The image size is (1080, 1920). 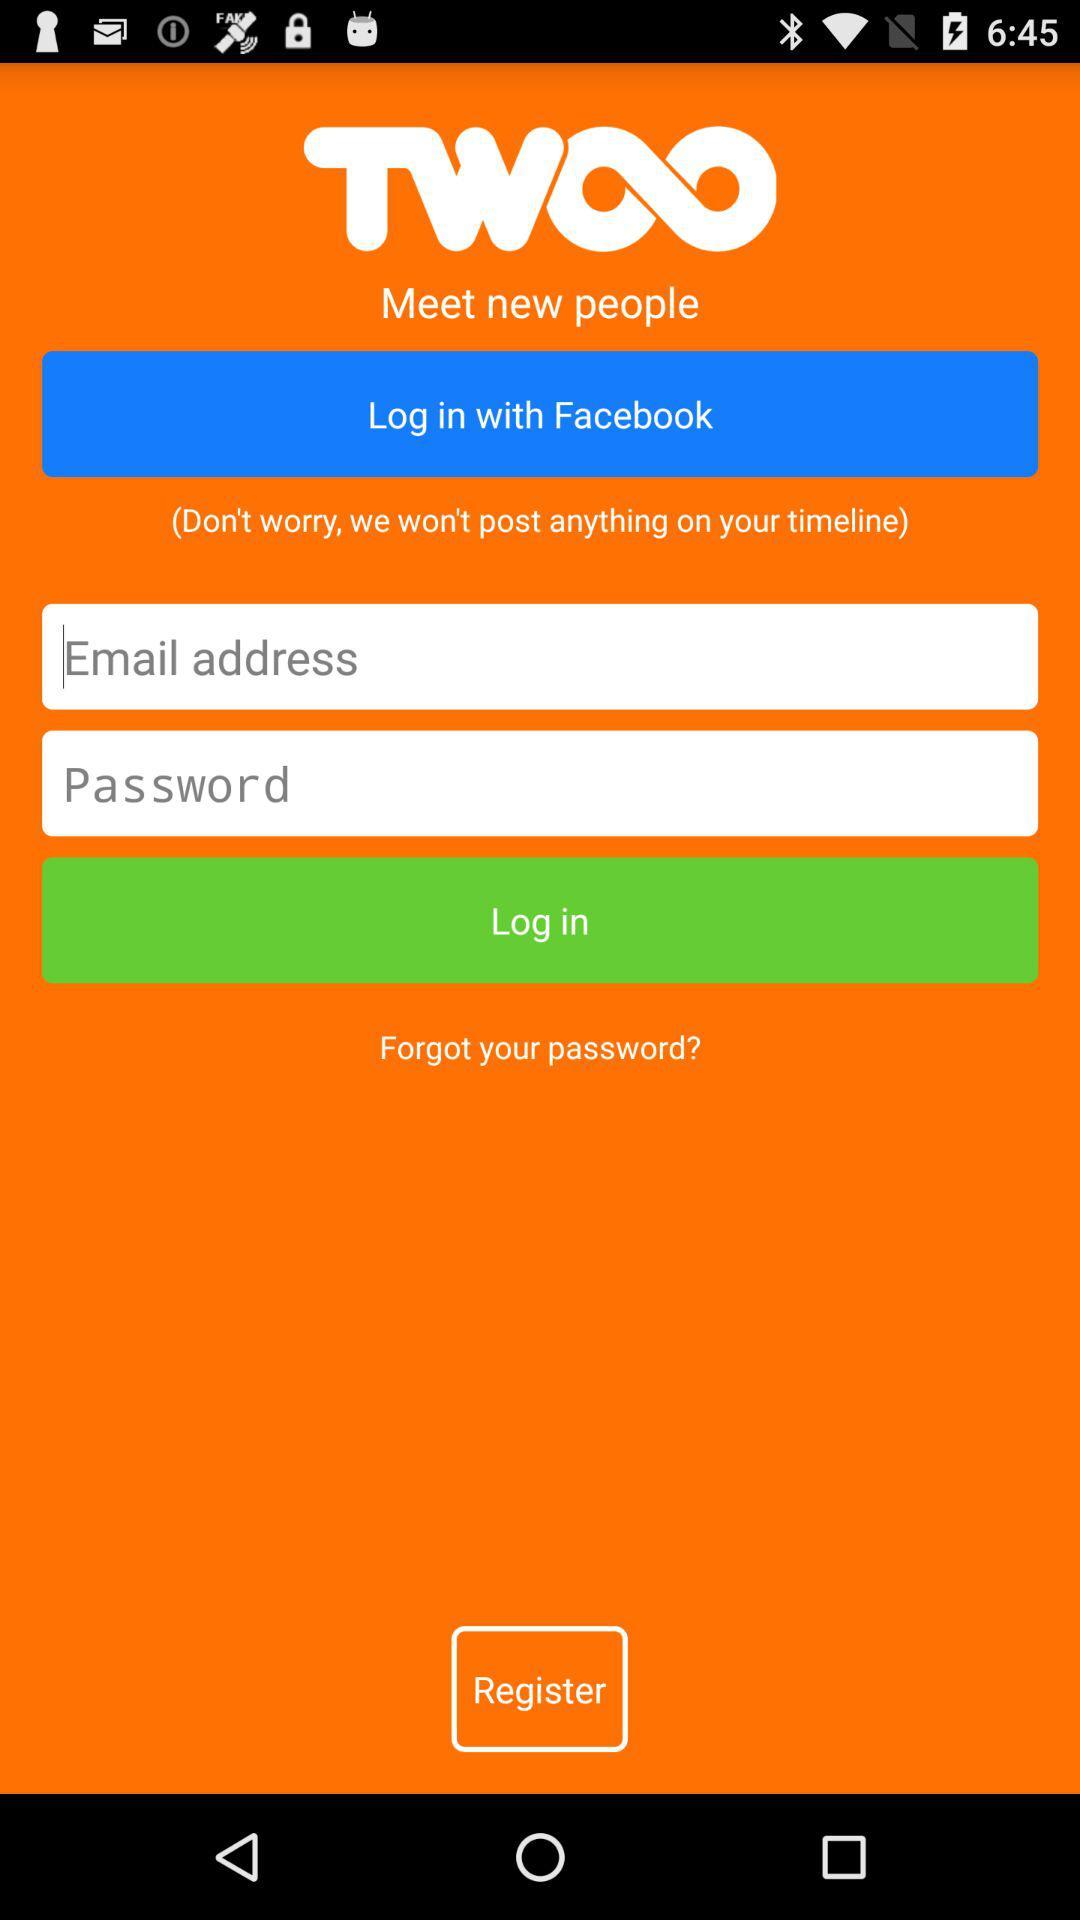 What do you see at coordinates (538, 1688) in the screenshot?
I see `the app below the forgot your password? app` at bounding box center [538, 1688].